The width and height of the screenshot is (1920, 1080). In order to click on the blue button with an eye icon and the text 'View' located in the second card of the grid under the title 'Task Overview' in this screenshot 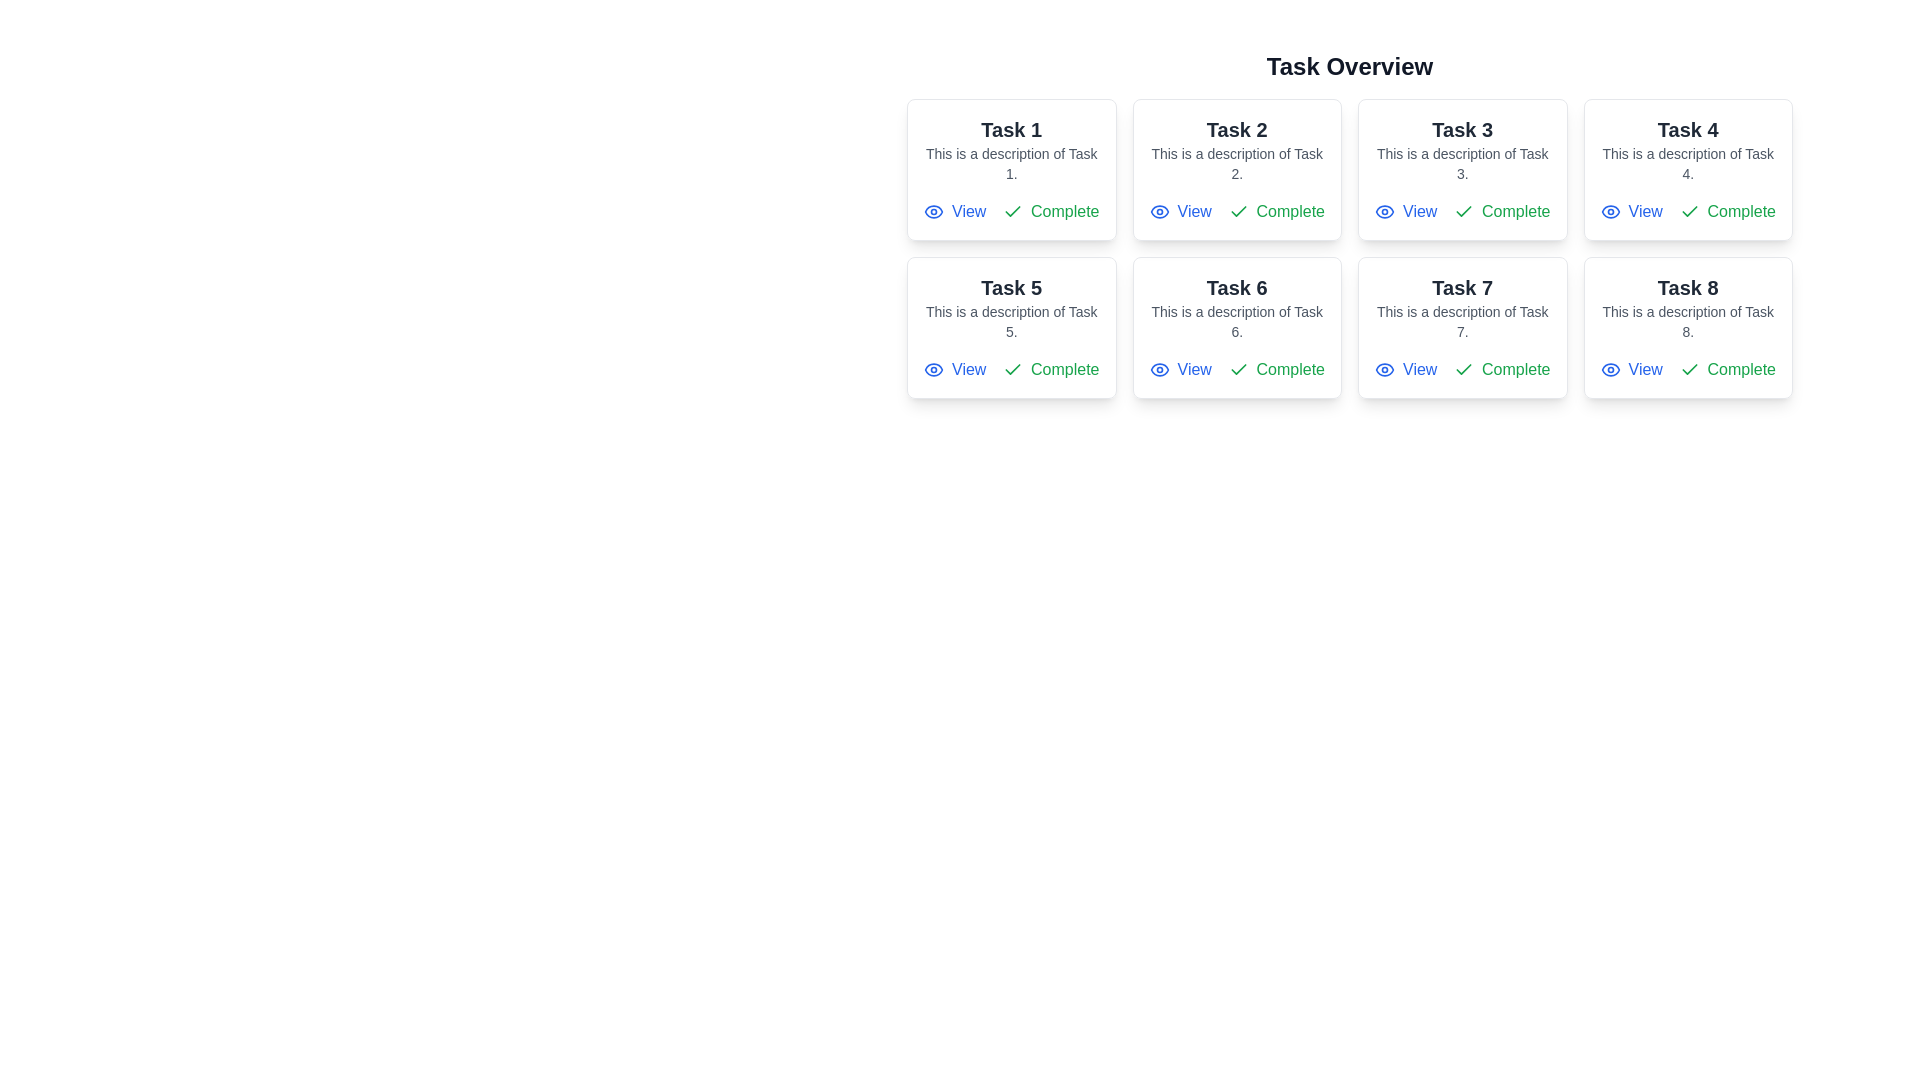, I will do `click(1180, 212)`.